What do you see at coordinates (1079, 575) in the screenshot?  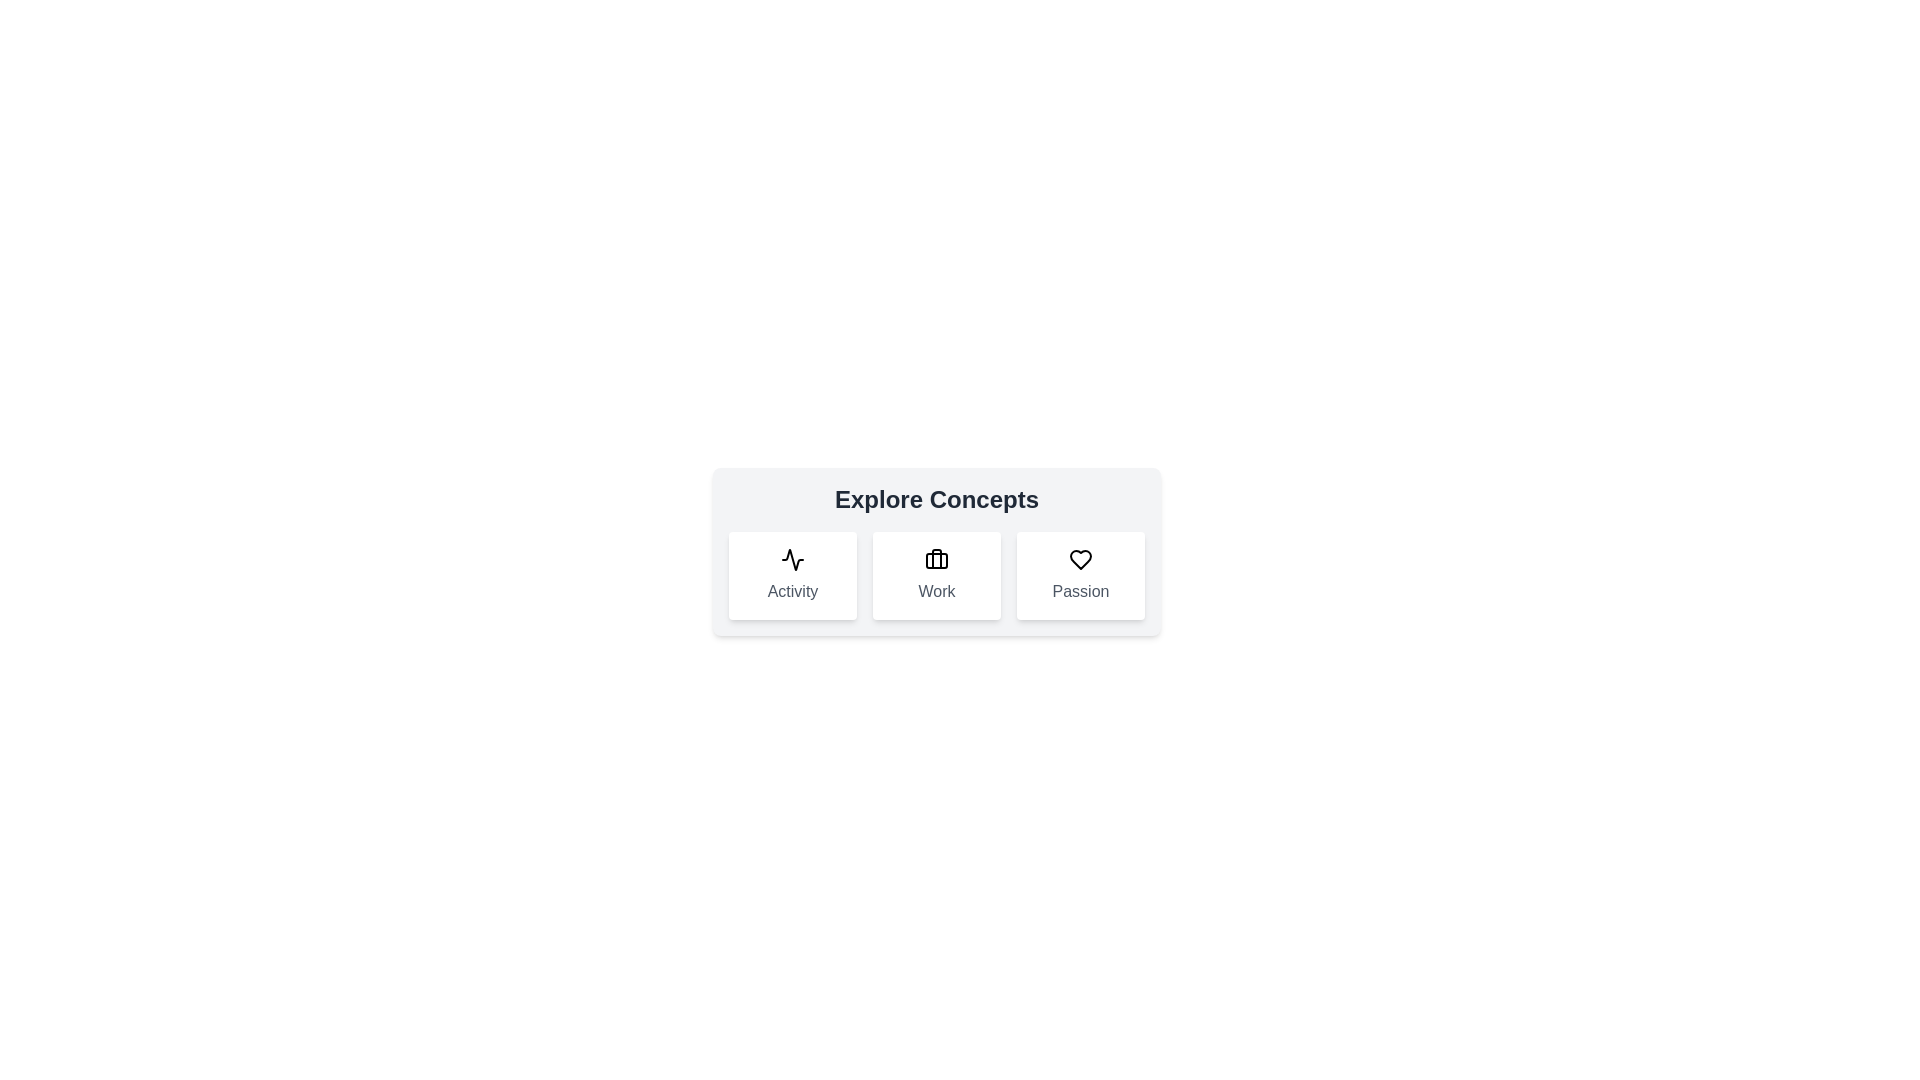 I see `the heart icon above the 'Passion' text within the card located to the right of the 'Activity' and 'Work' cards, which is centered below the 'Explore Concepts' header` at bounding box center [1079, 575].